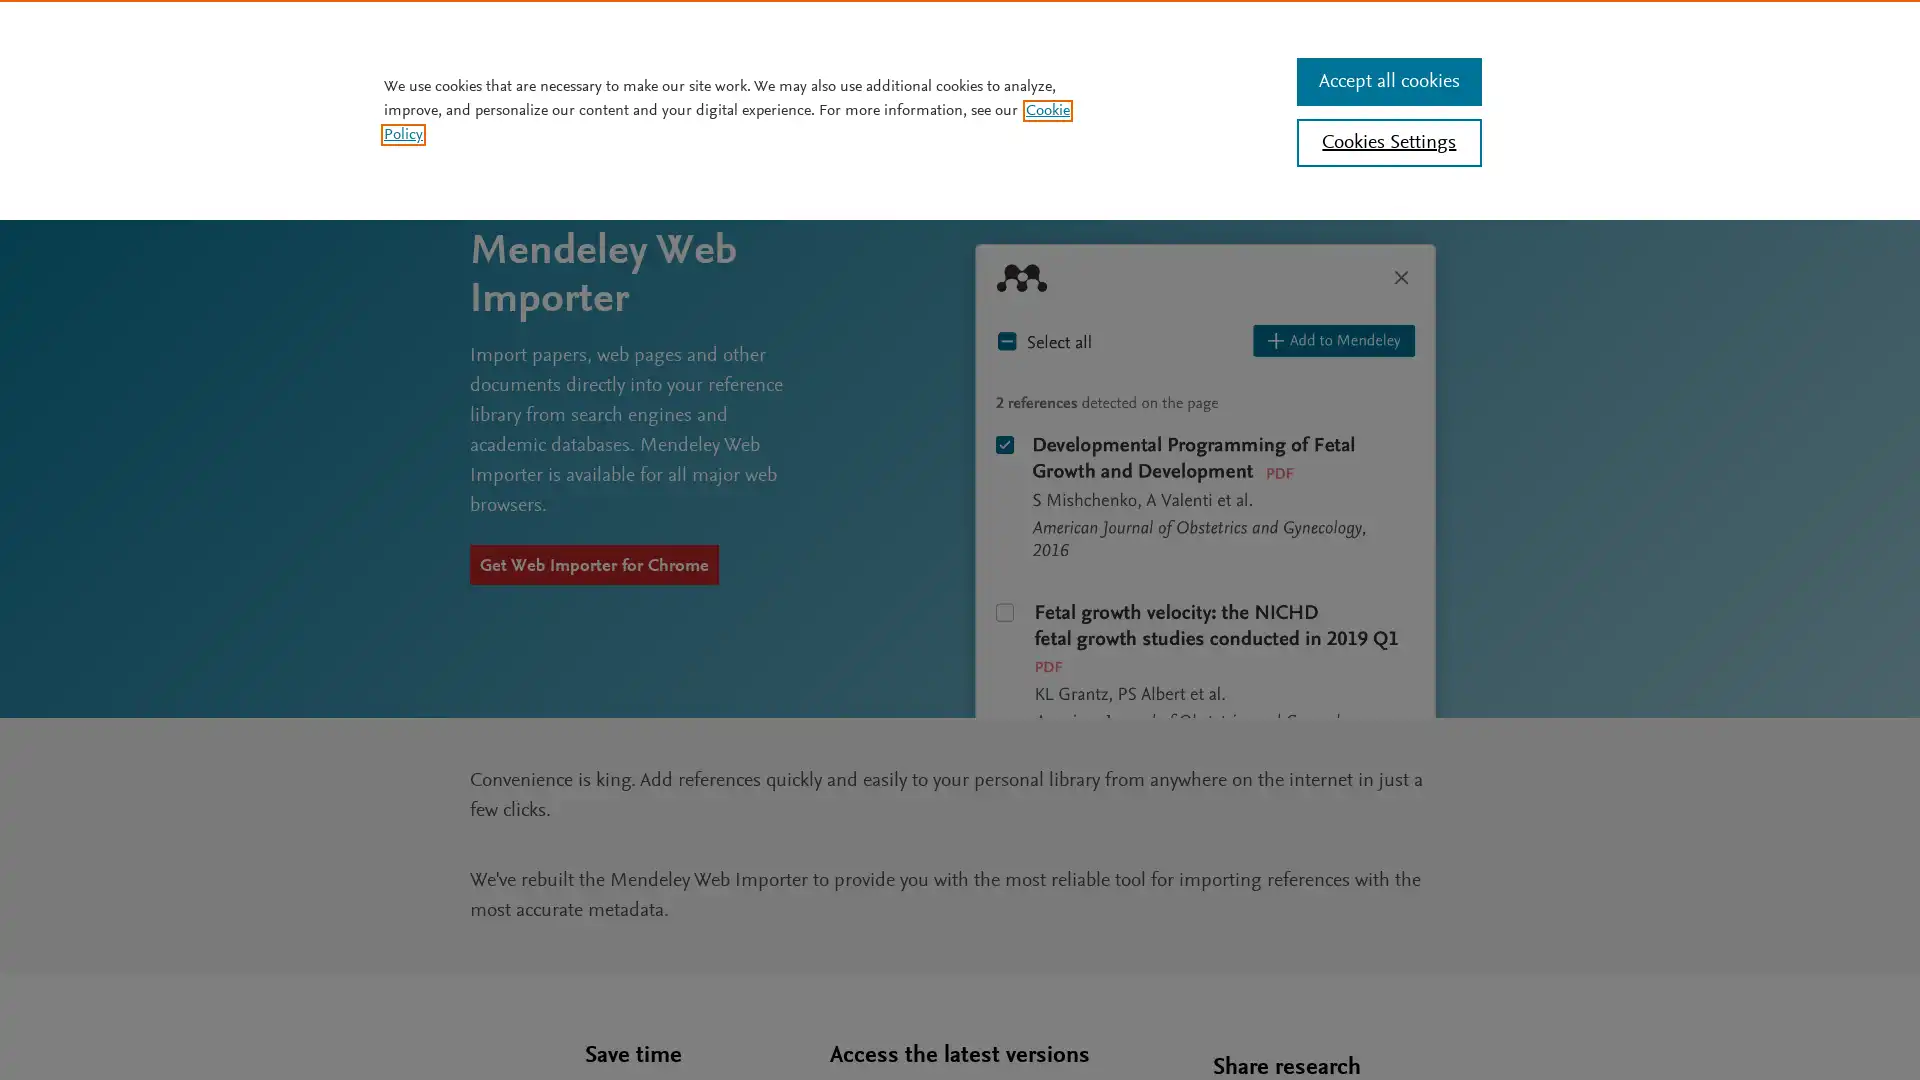 The height and width of the screenshot is (1080, 1920). Describe the element at coordinates (1387, 80) in the screenshot. I see `Accept all cookies` at that location.